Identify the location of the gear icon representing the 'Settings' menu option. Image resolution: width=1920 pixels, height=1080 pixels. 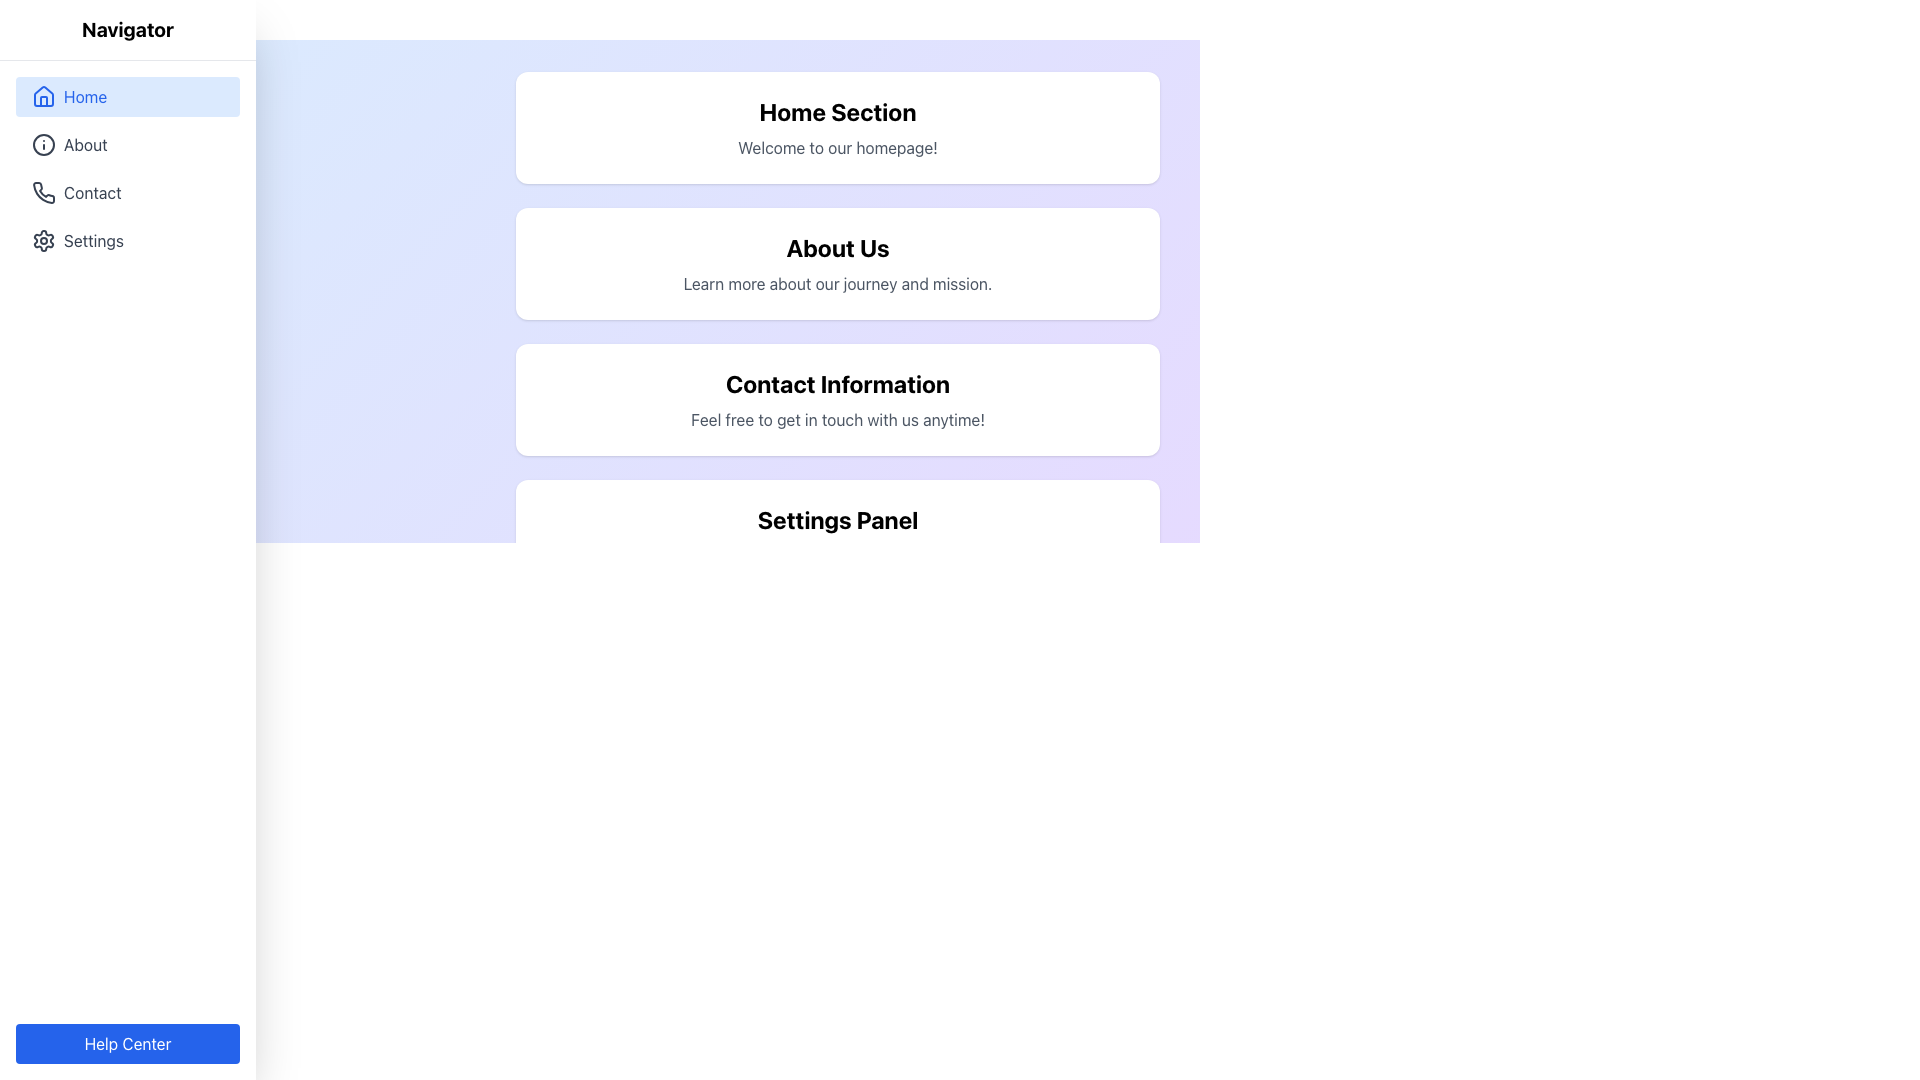
(43, 239).